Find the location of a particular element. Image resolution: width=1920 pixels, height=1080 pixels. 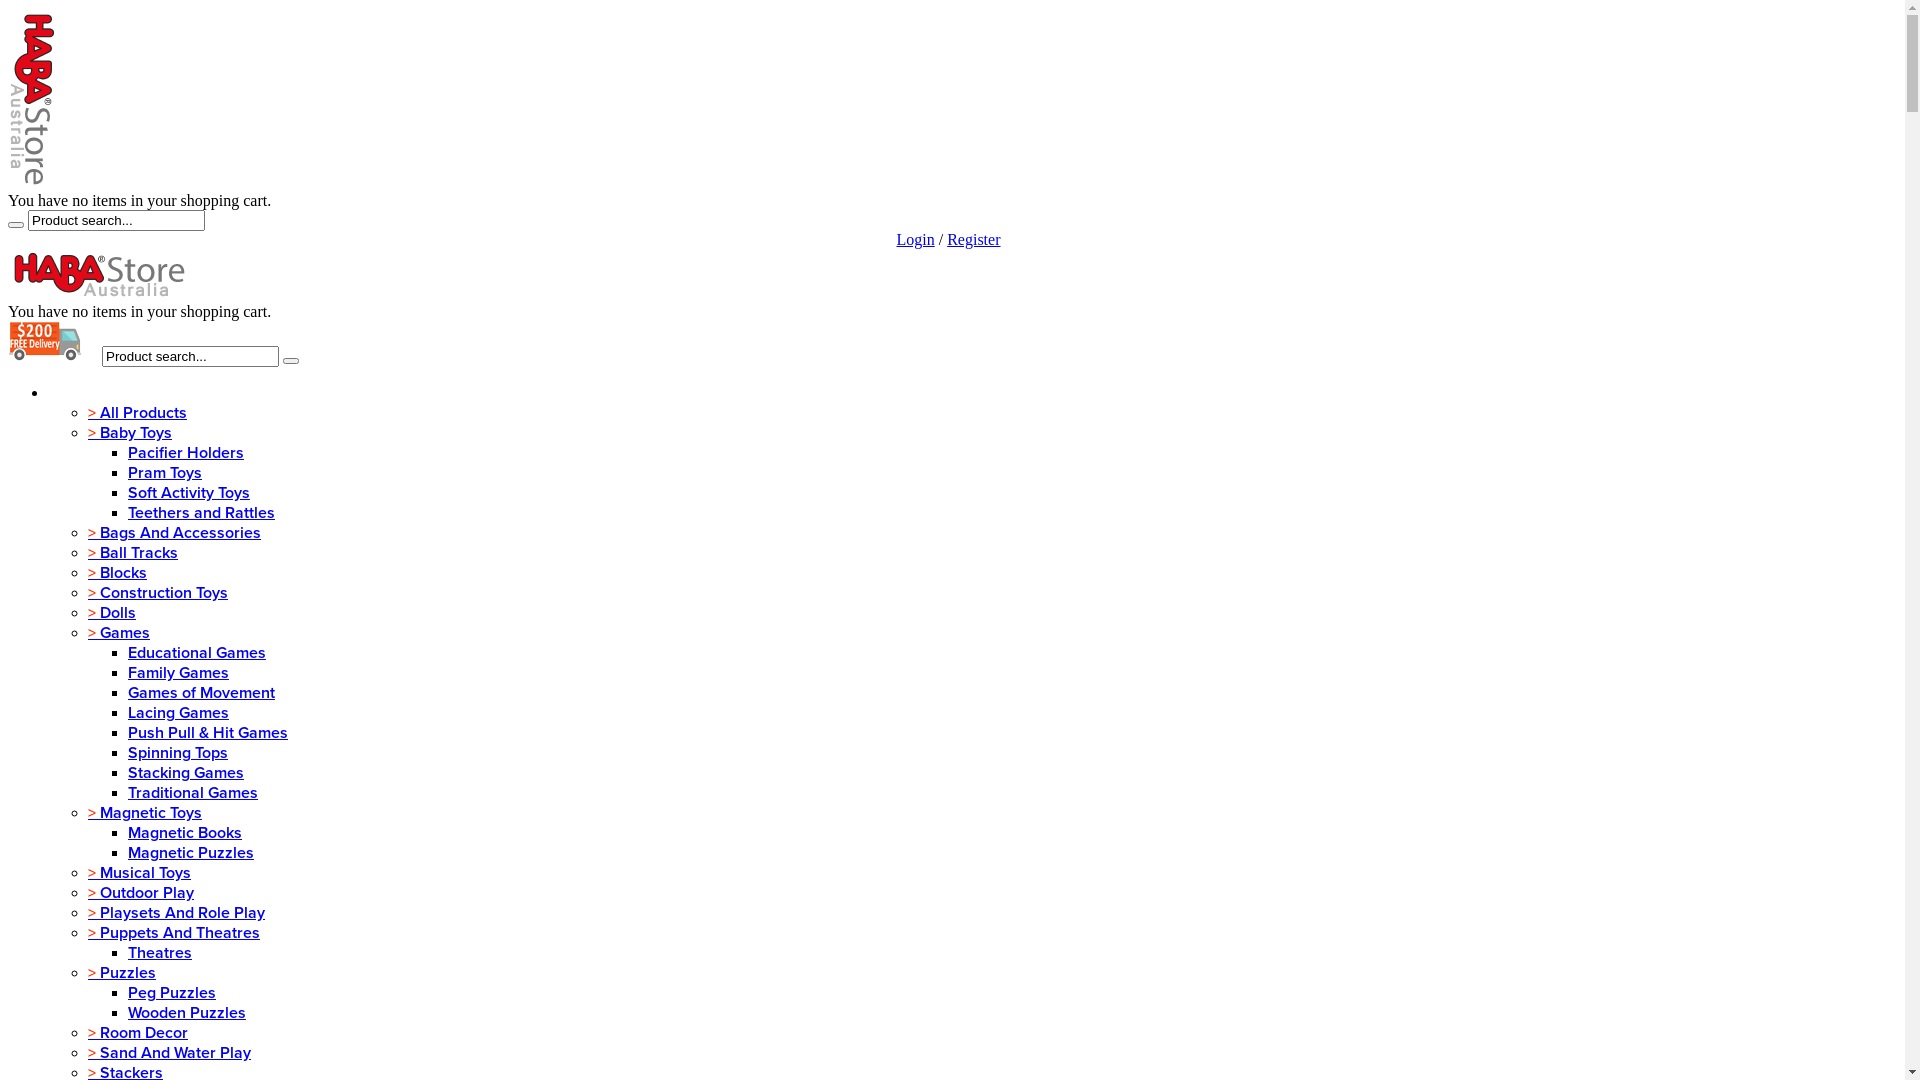

'Lacing Games' is located at coordinates (178, 712).